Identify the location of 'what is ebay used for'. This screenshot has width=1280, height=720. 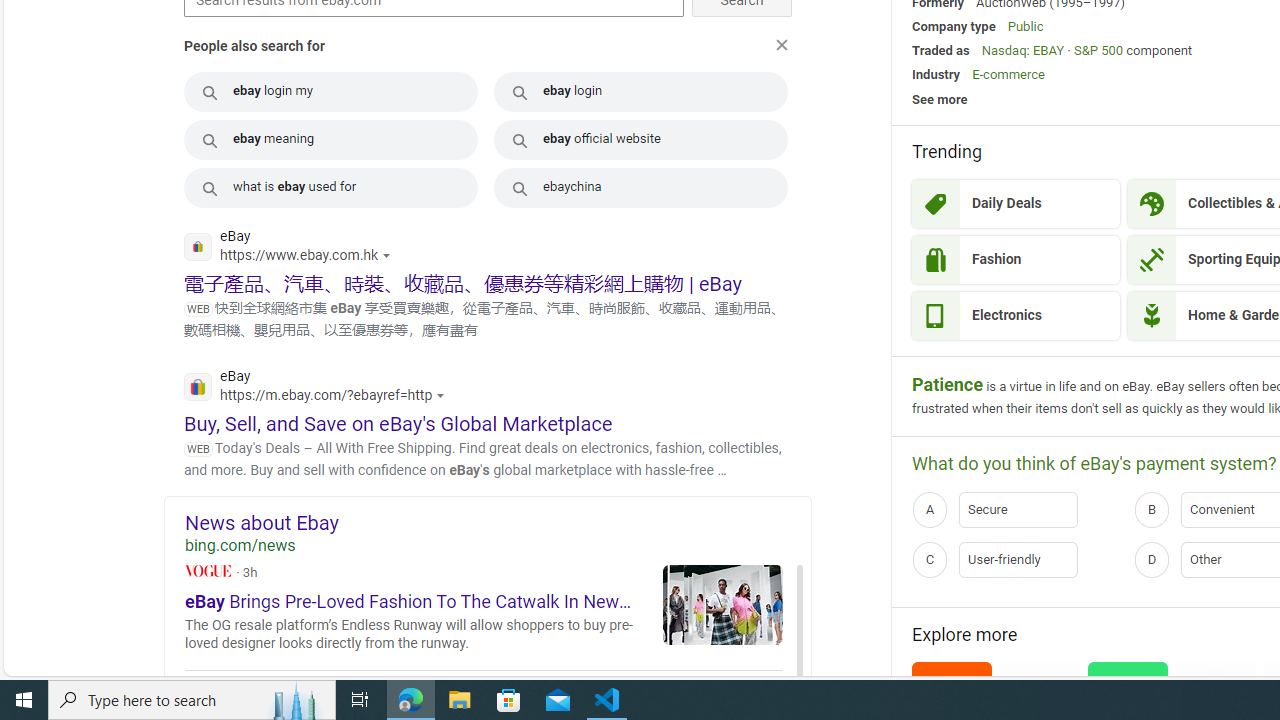
(330, 187).